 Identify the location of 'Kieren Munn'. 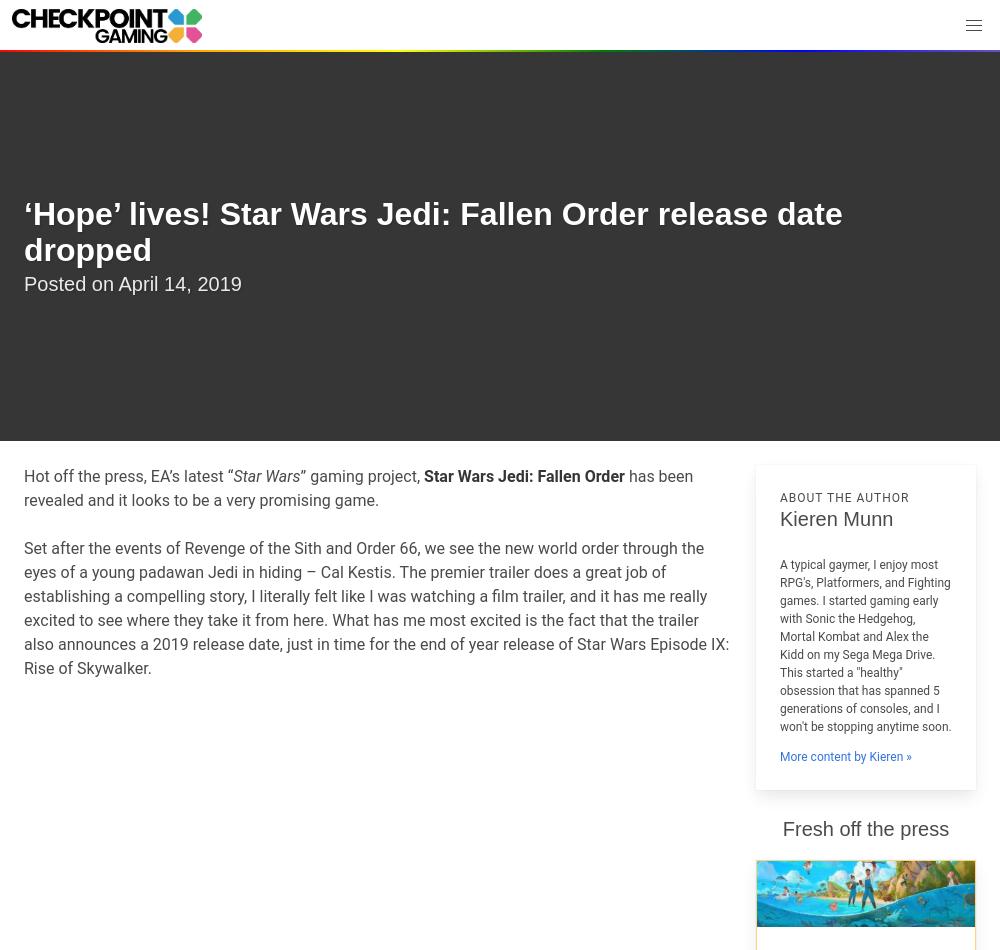
(835, 518).